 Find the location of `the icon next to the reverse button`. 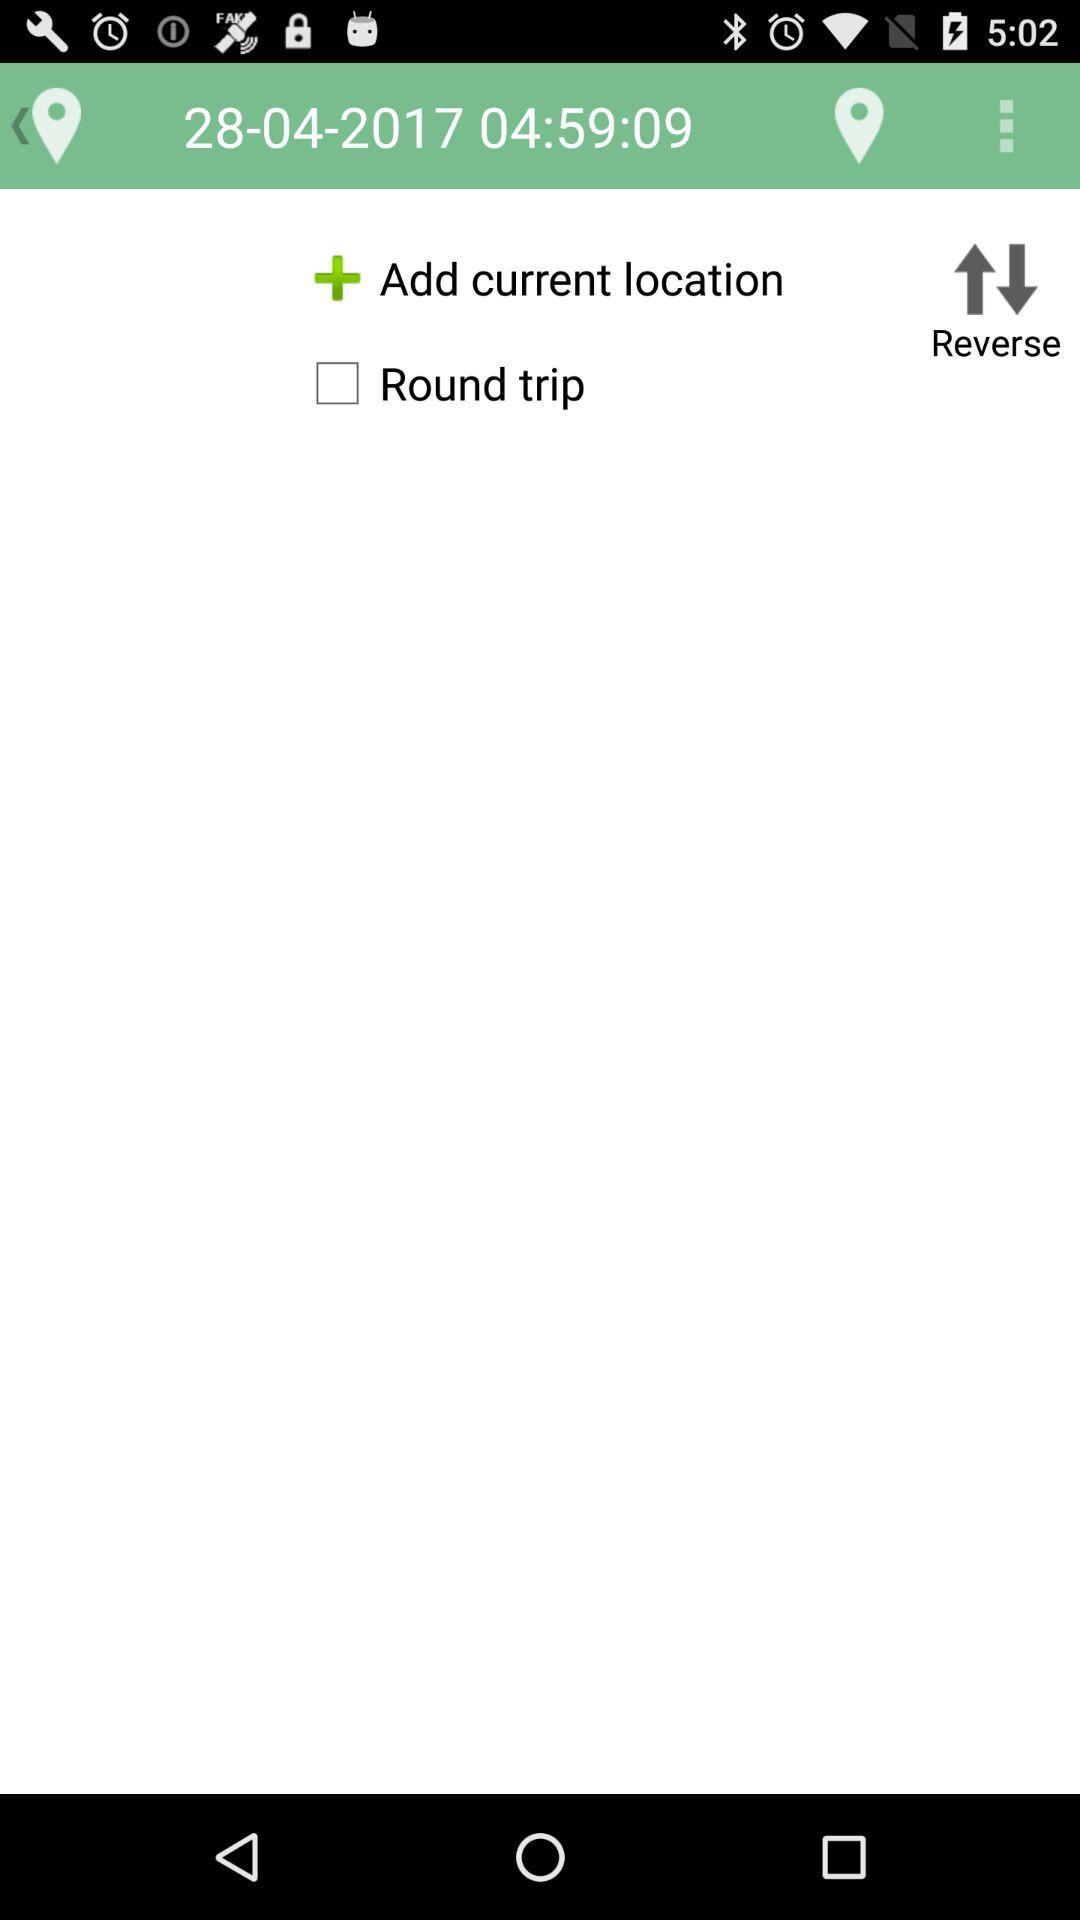

the icon next to the reverse button is located at coordinates (540, 277).